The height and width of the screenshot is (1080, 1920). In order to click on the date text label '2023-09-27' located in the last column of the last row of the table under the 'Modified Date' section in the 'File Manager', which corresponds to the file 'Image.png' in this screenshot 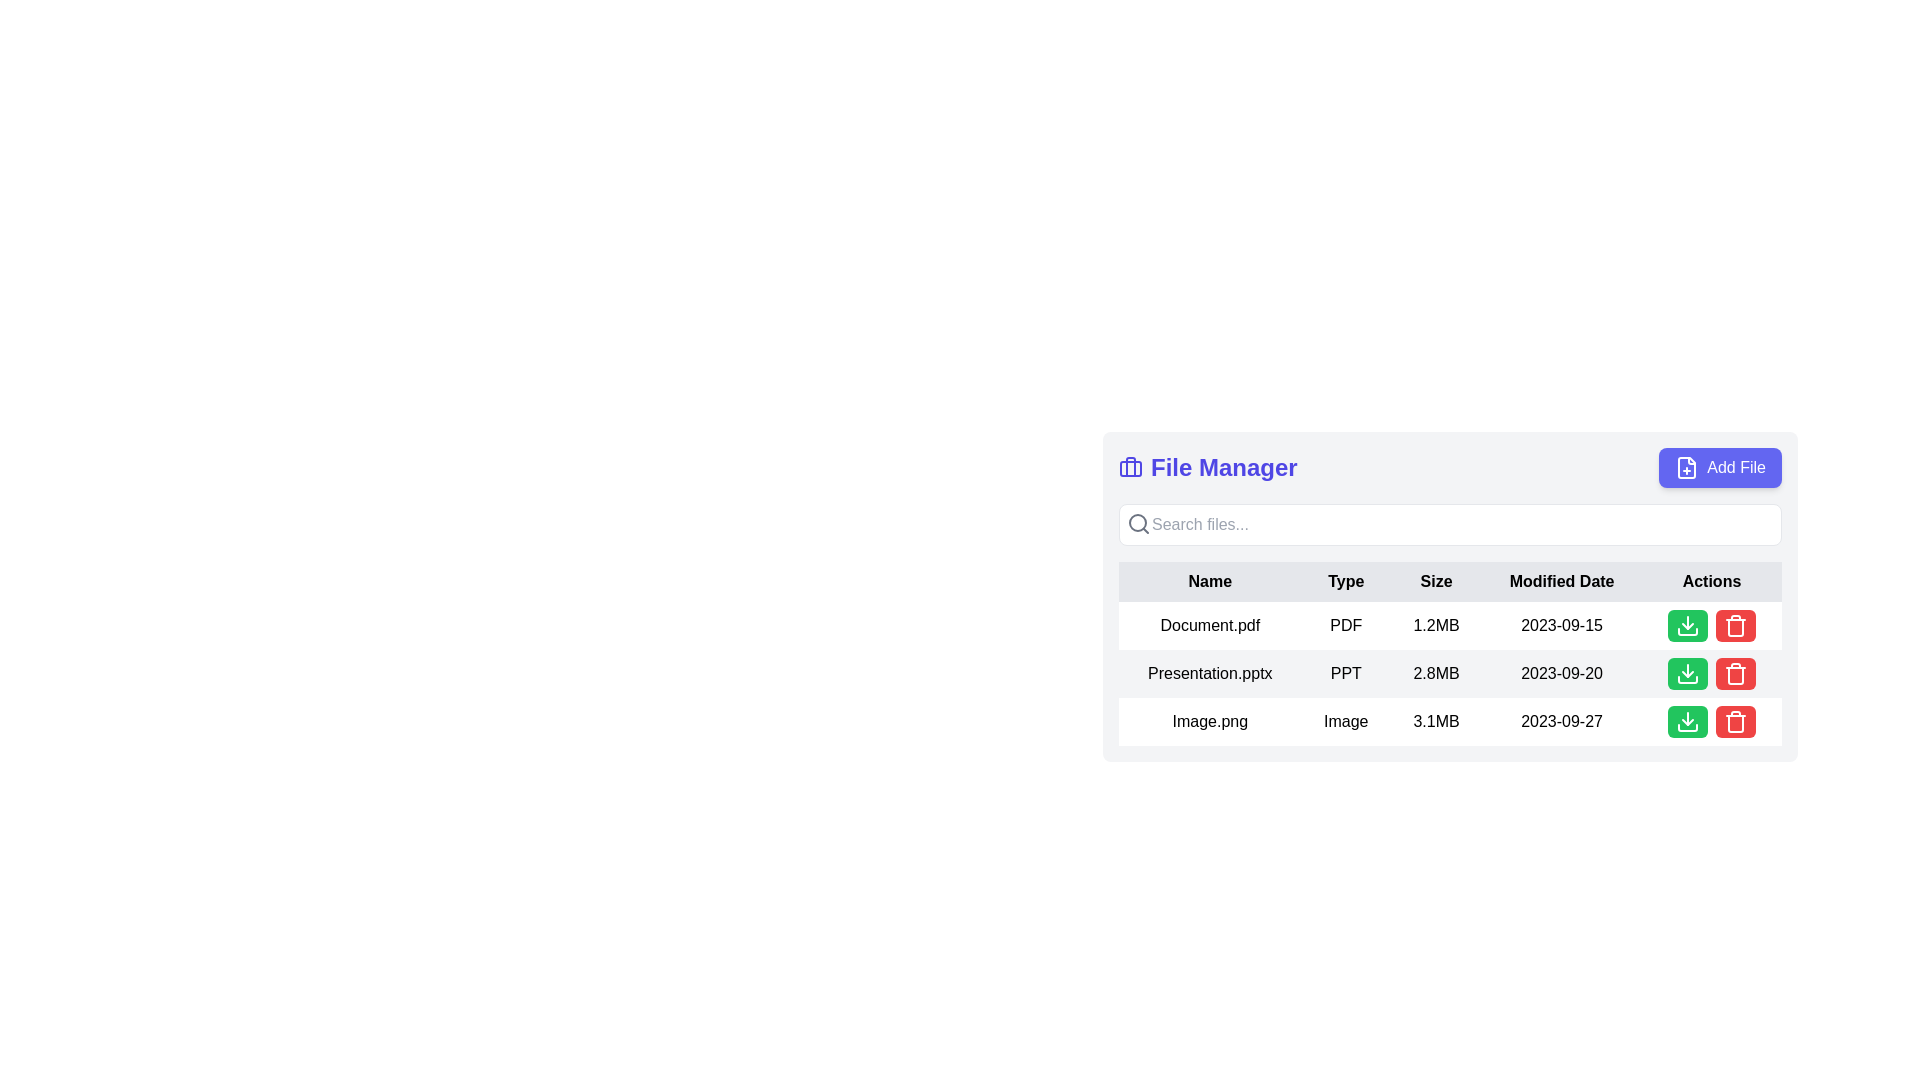, I will do `click(1561, 721)`.